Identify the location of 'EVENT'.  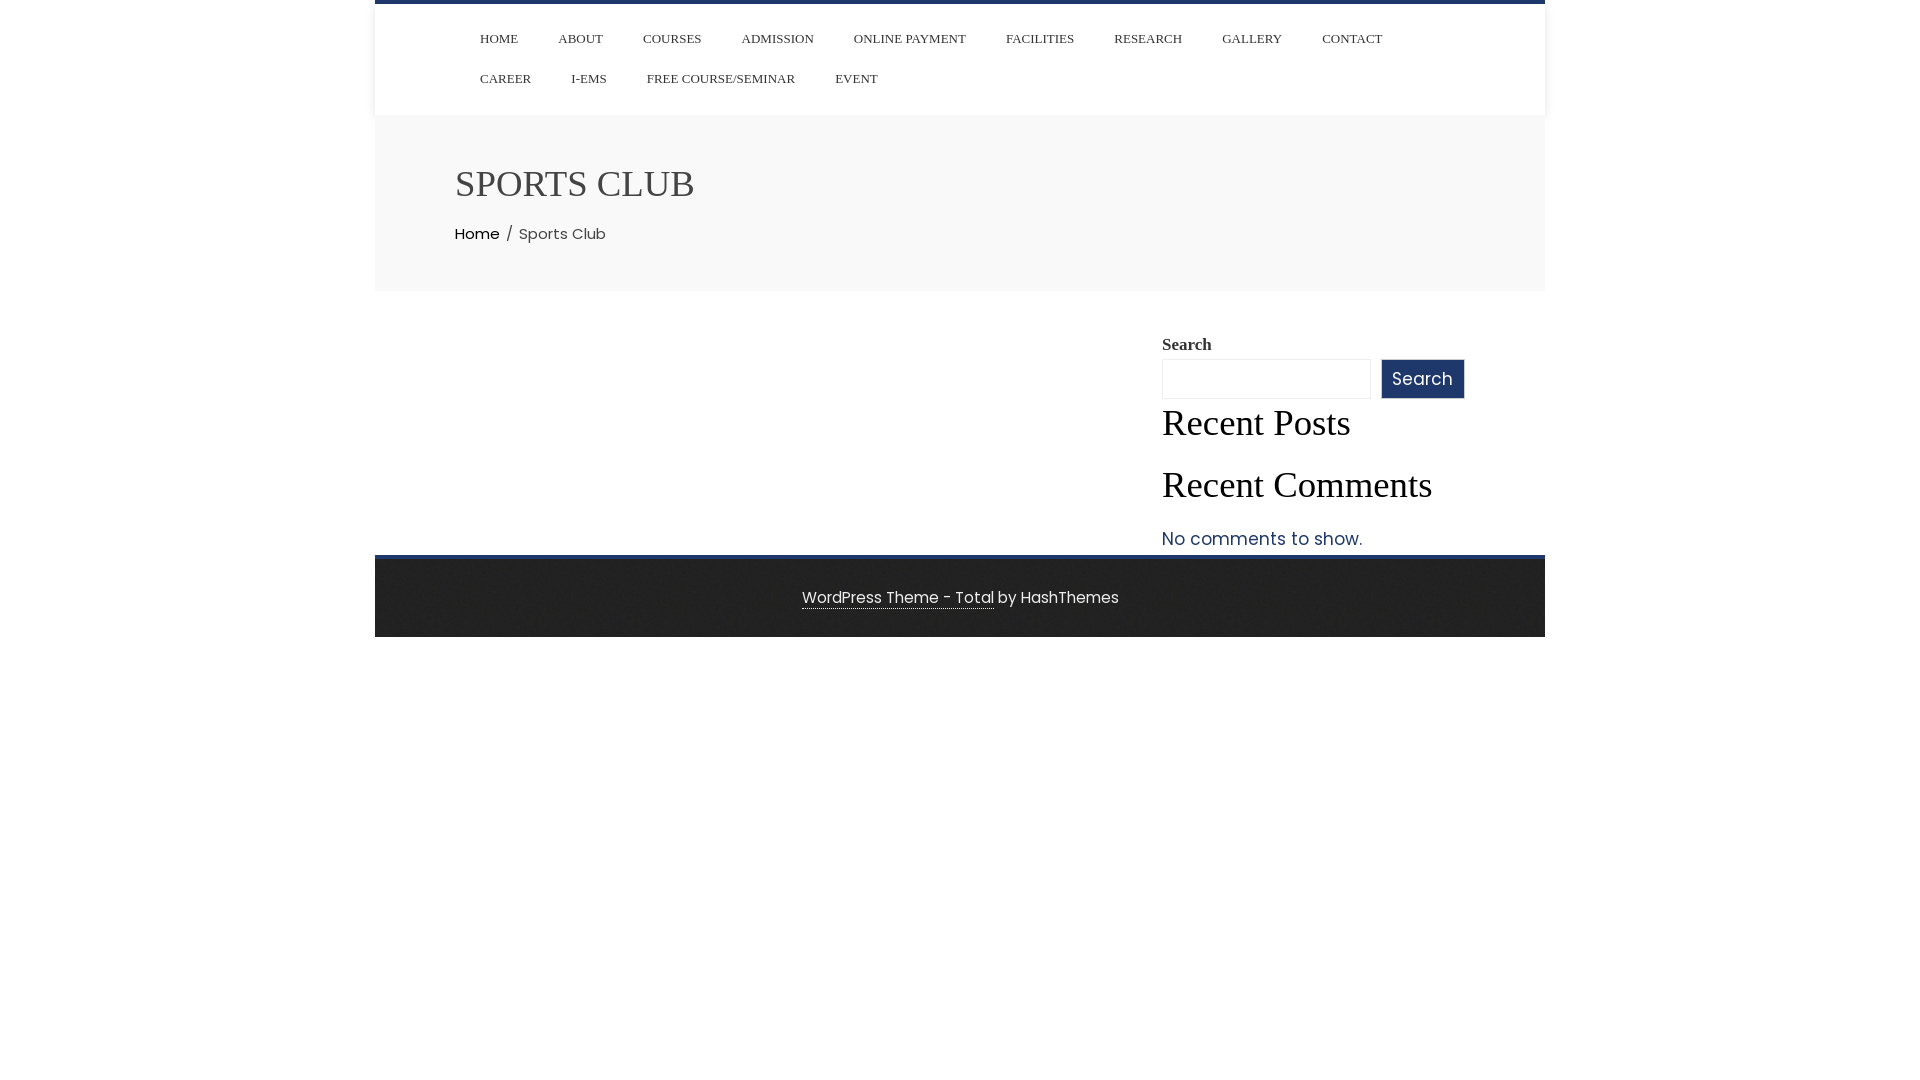
(856, 77).